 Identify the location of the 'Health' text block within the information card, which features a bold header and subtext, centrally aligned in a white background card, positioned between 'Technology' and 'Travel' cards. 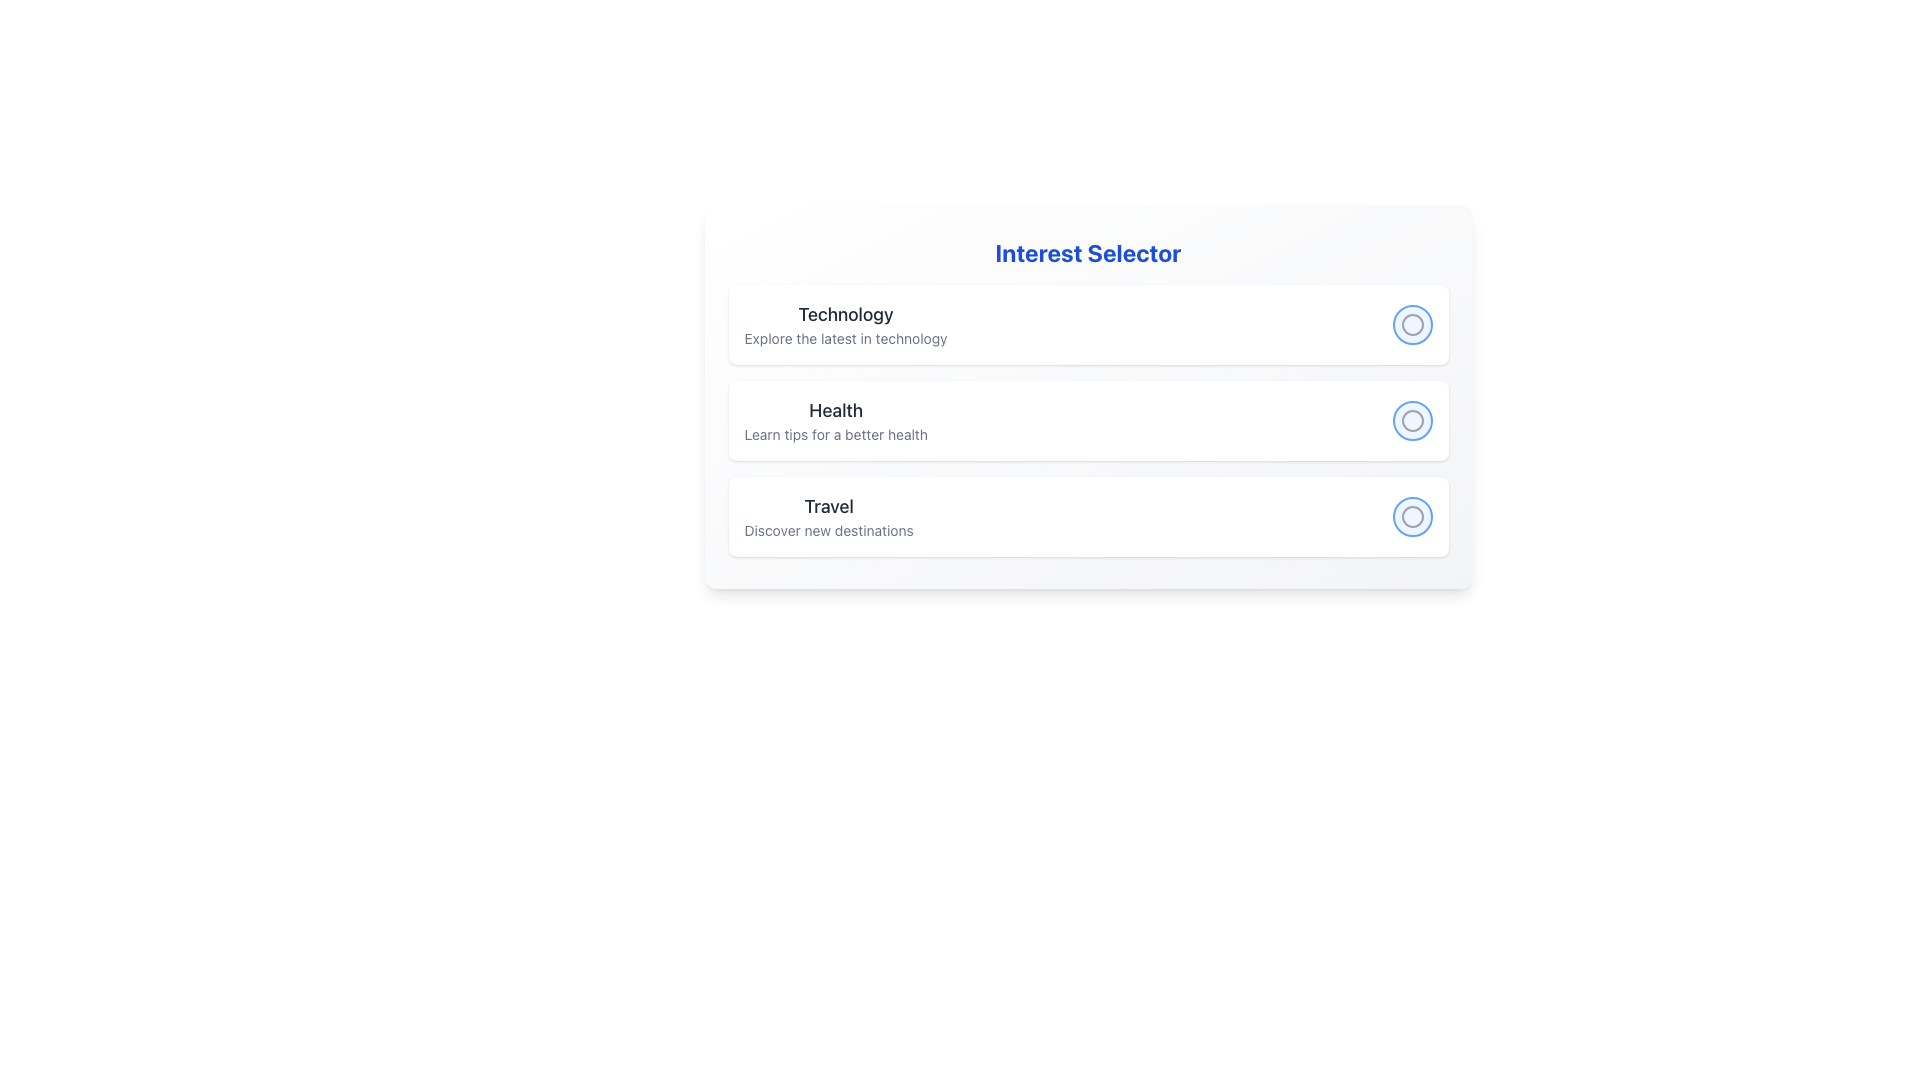
(836, 419).